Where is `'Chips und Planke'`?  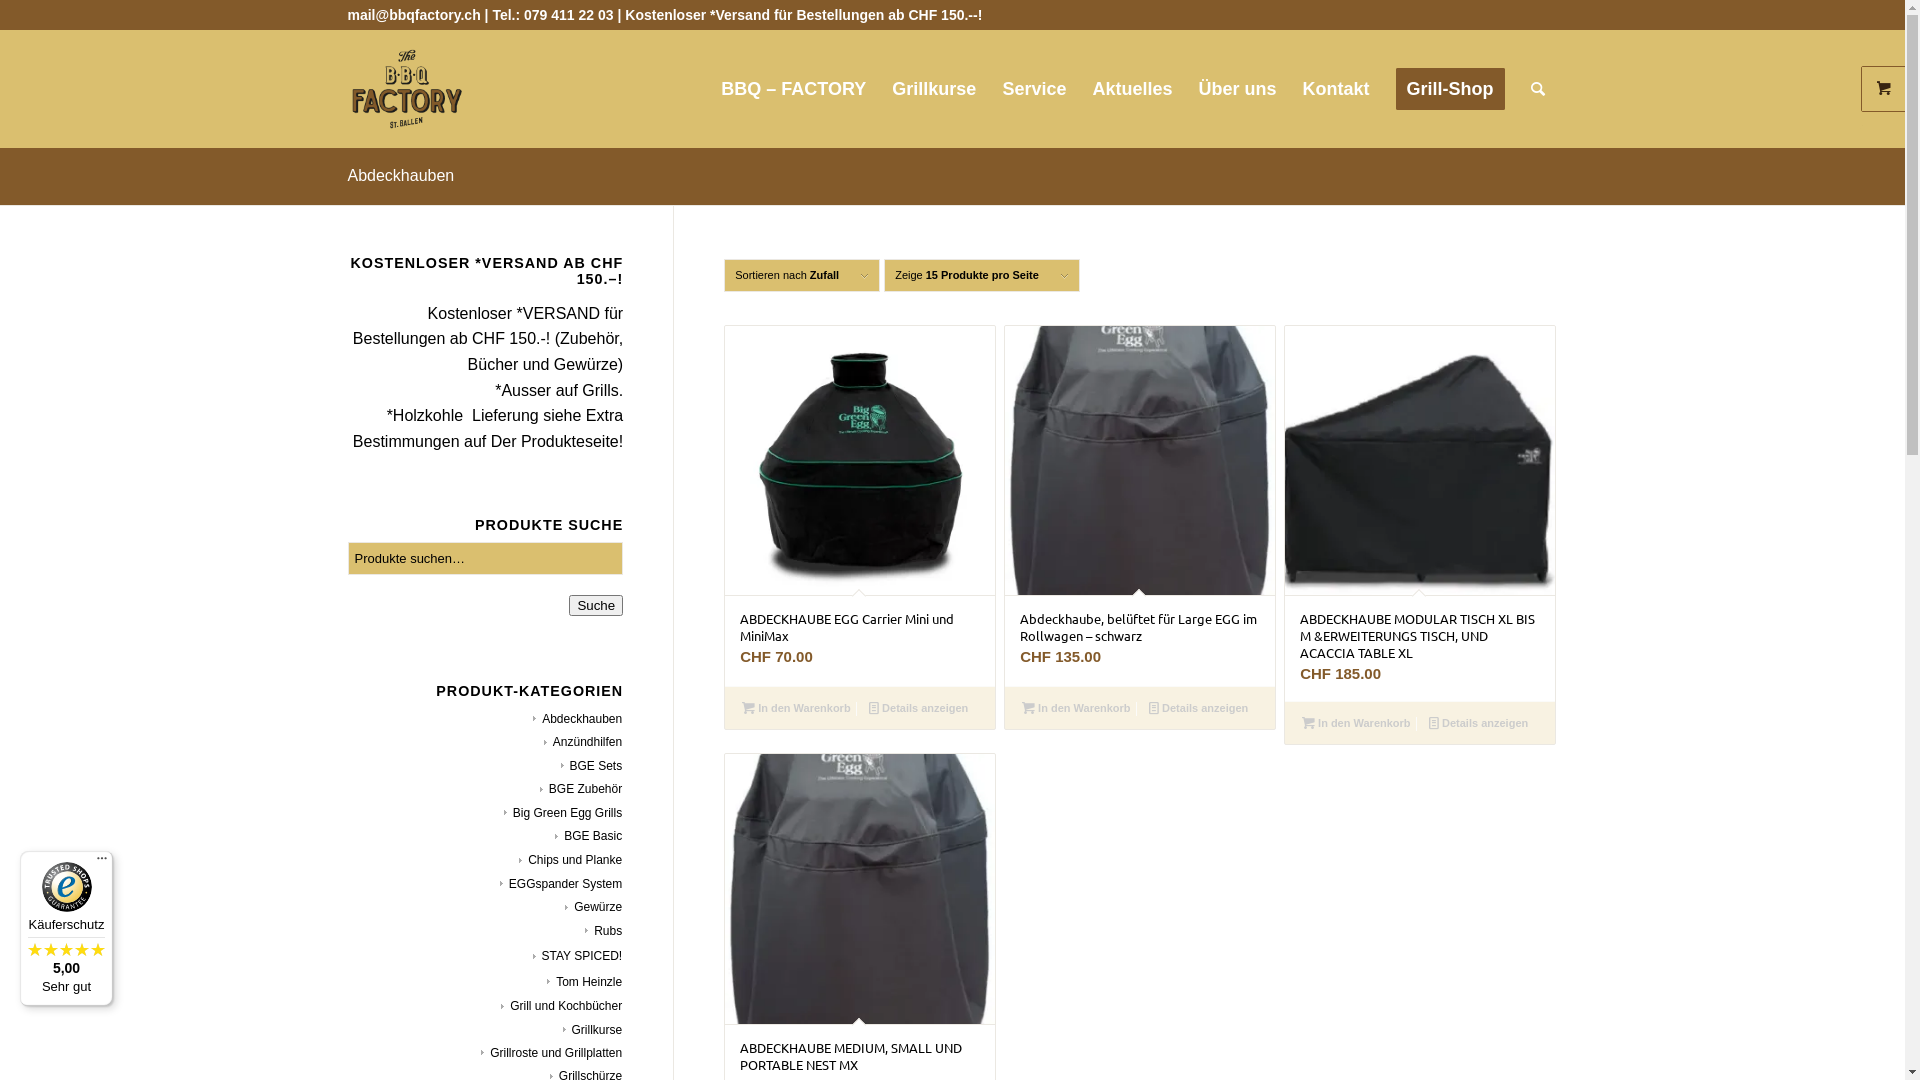 'Chips und Planke' is located at coordinates (518, 859).